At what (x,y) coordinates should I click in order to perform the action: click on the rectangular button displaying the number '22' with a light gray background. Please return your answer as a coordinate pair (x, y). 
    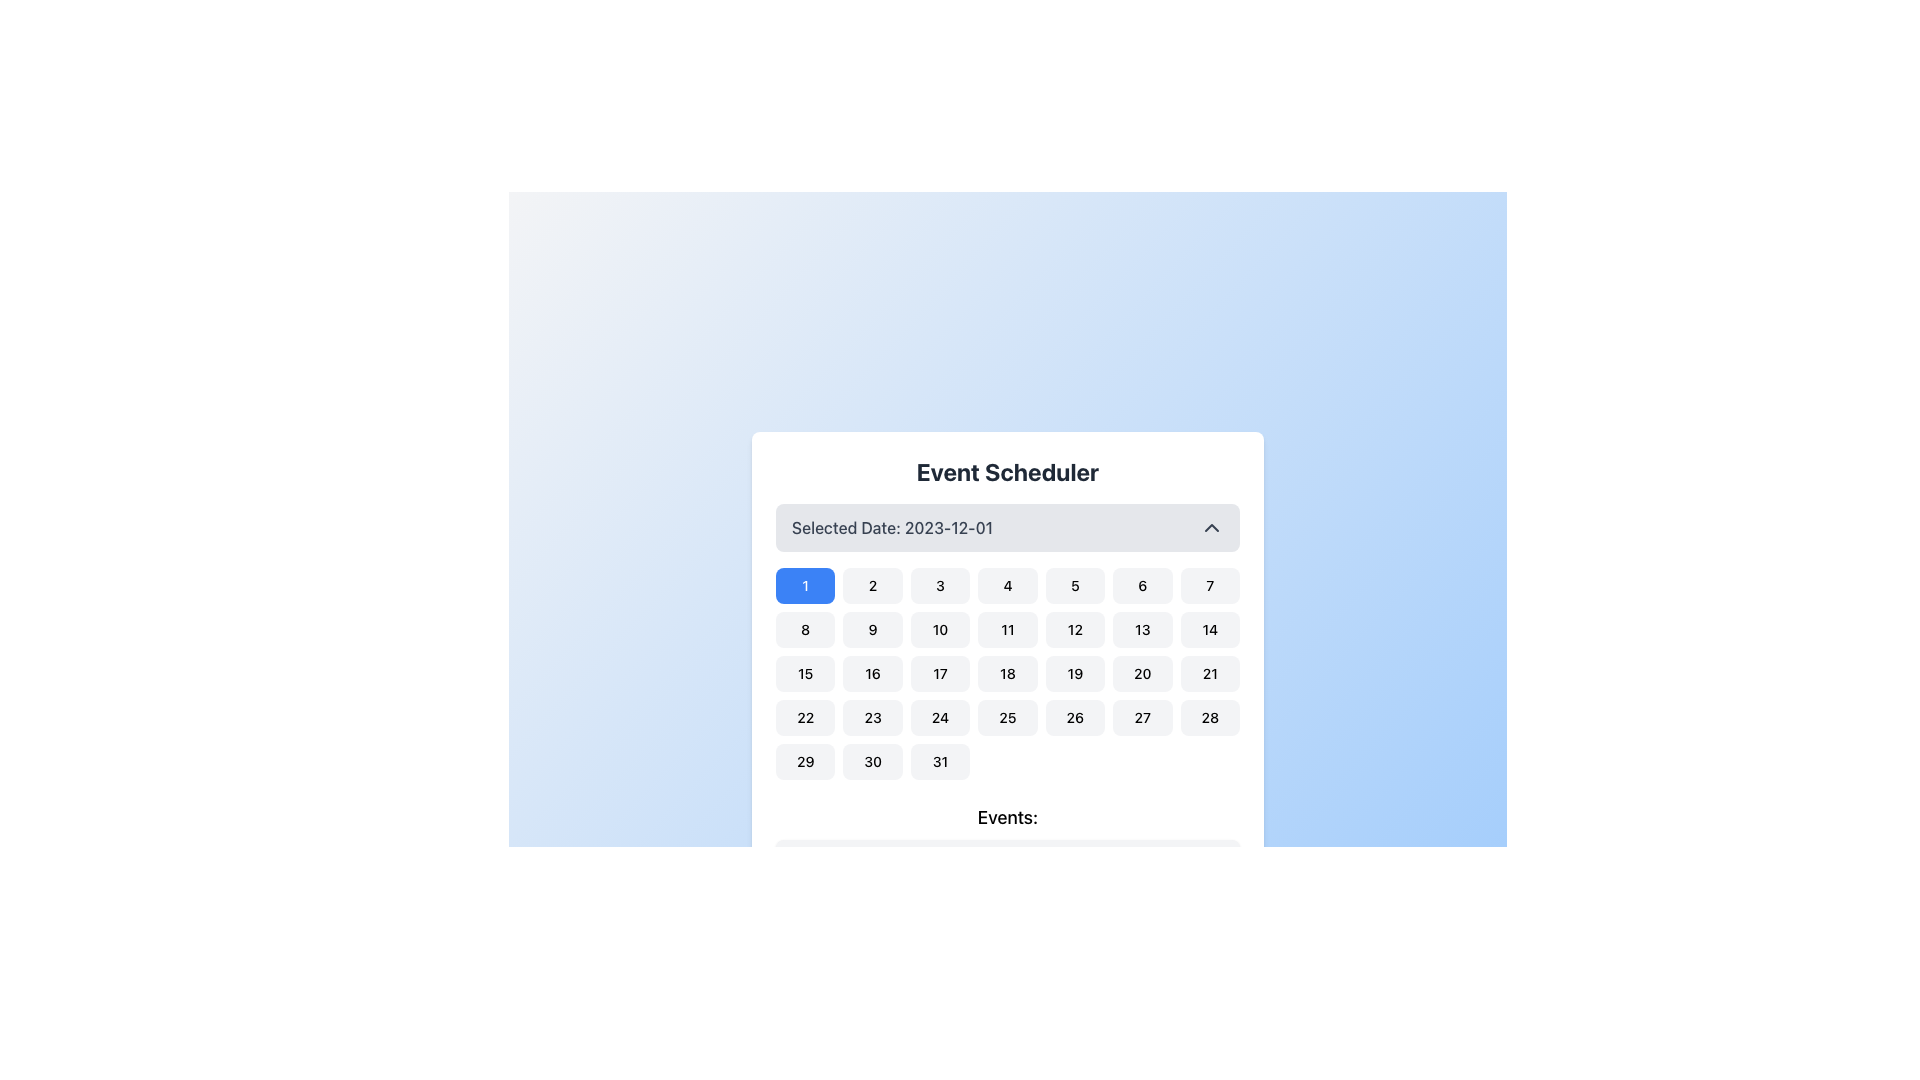
    Looking at the image, I should click on (805, 716).